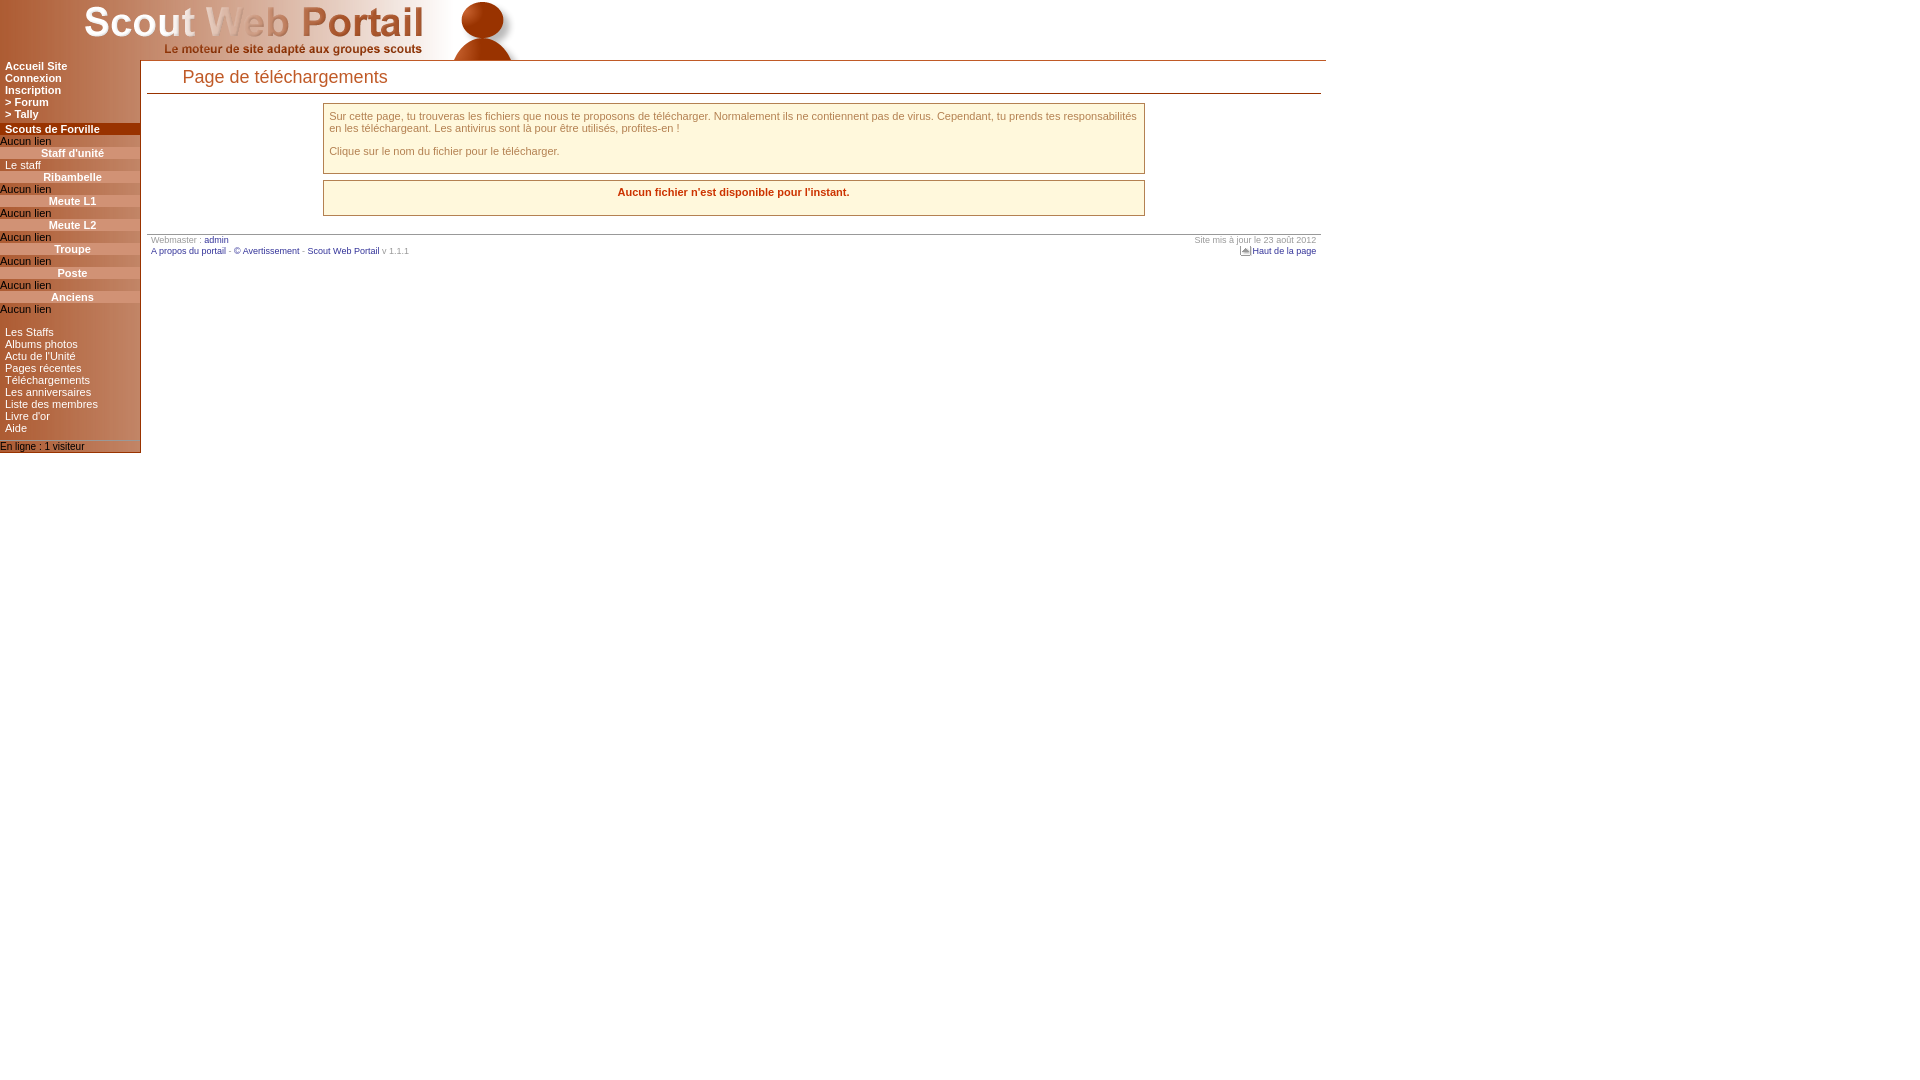 Image resolution: width=1920 pixels, height=1080 pixels. I want to click on 'Connexion', so click(70, 76).